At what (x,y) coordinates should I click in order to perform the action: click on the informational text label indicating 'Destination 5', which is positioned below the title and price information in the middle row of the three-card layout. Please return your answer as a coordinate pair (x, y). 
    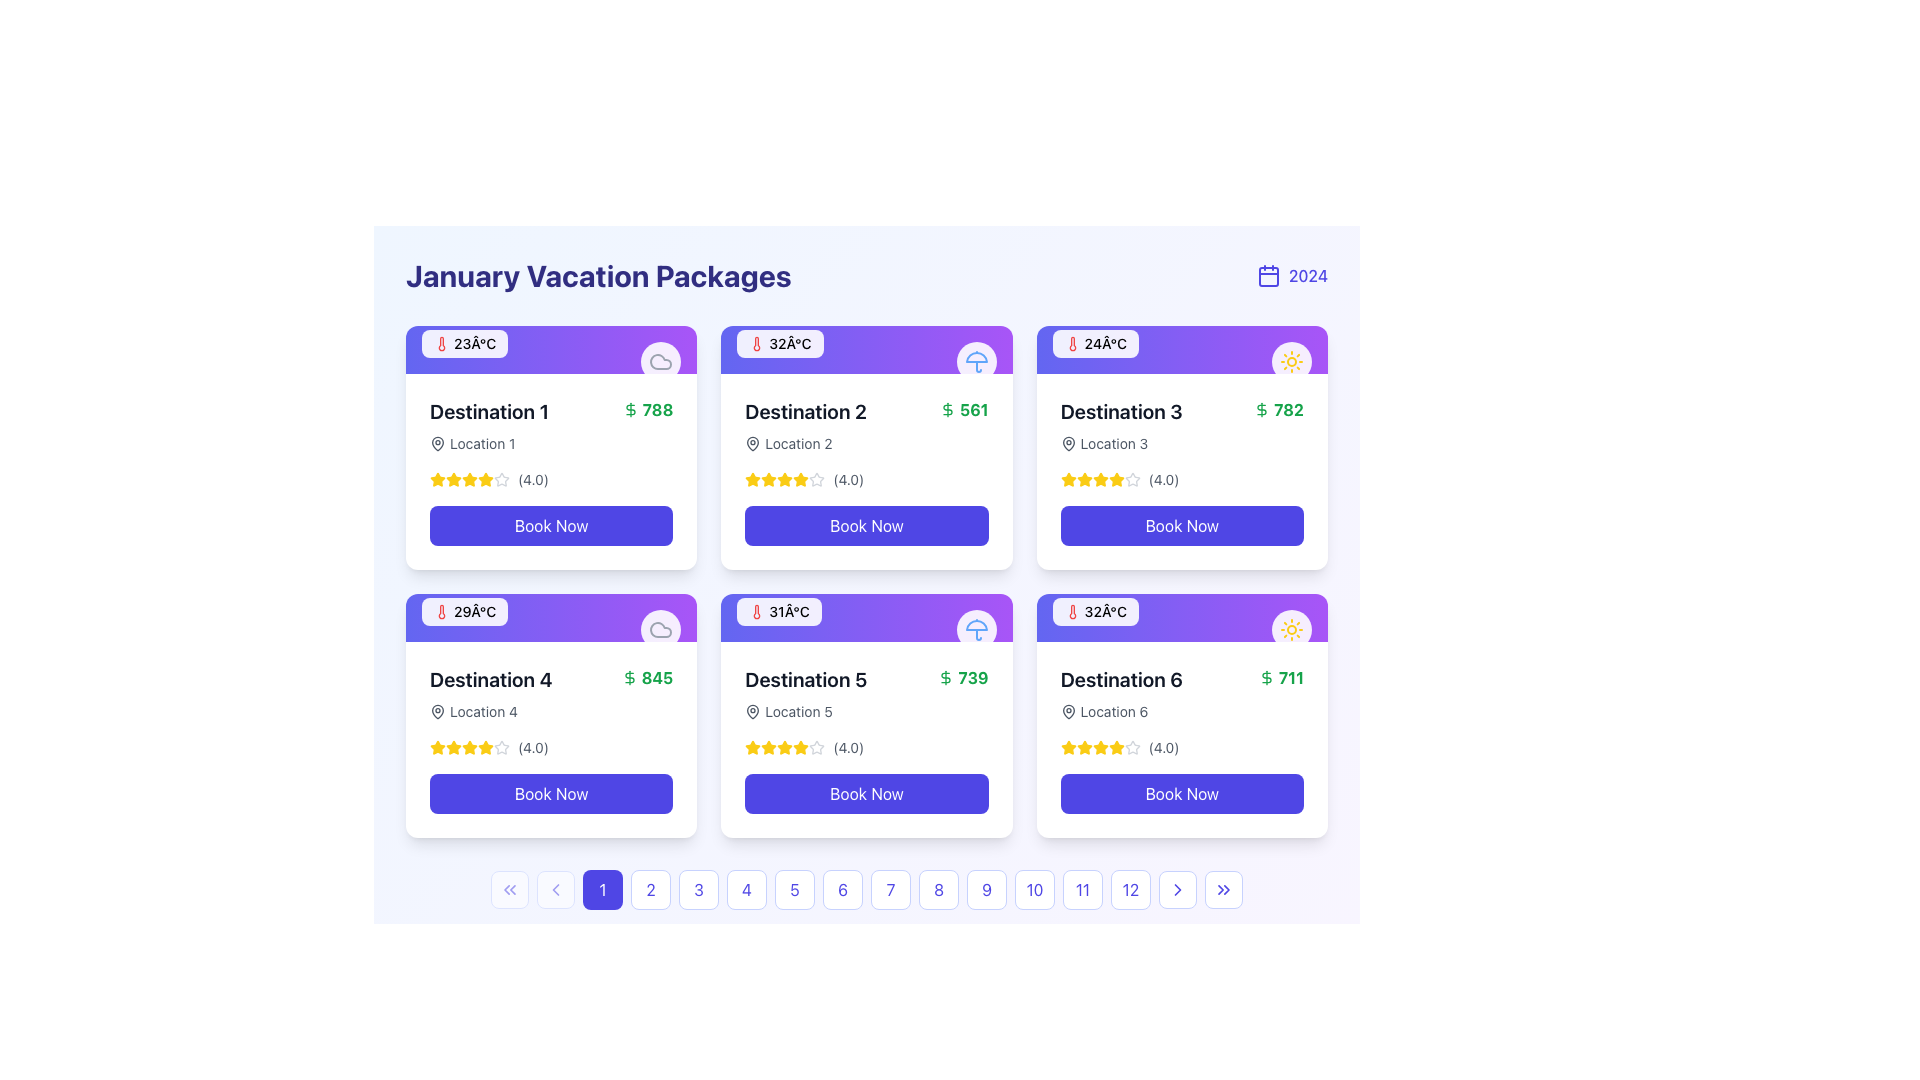
    Looking at the image, I should click on (798, 711).